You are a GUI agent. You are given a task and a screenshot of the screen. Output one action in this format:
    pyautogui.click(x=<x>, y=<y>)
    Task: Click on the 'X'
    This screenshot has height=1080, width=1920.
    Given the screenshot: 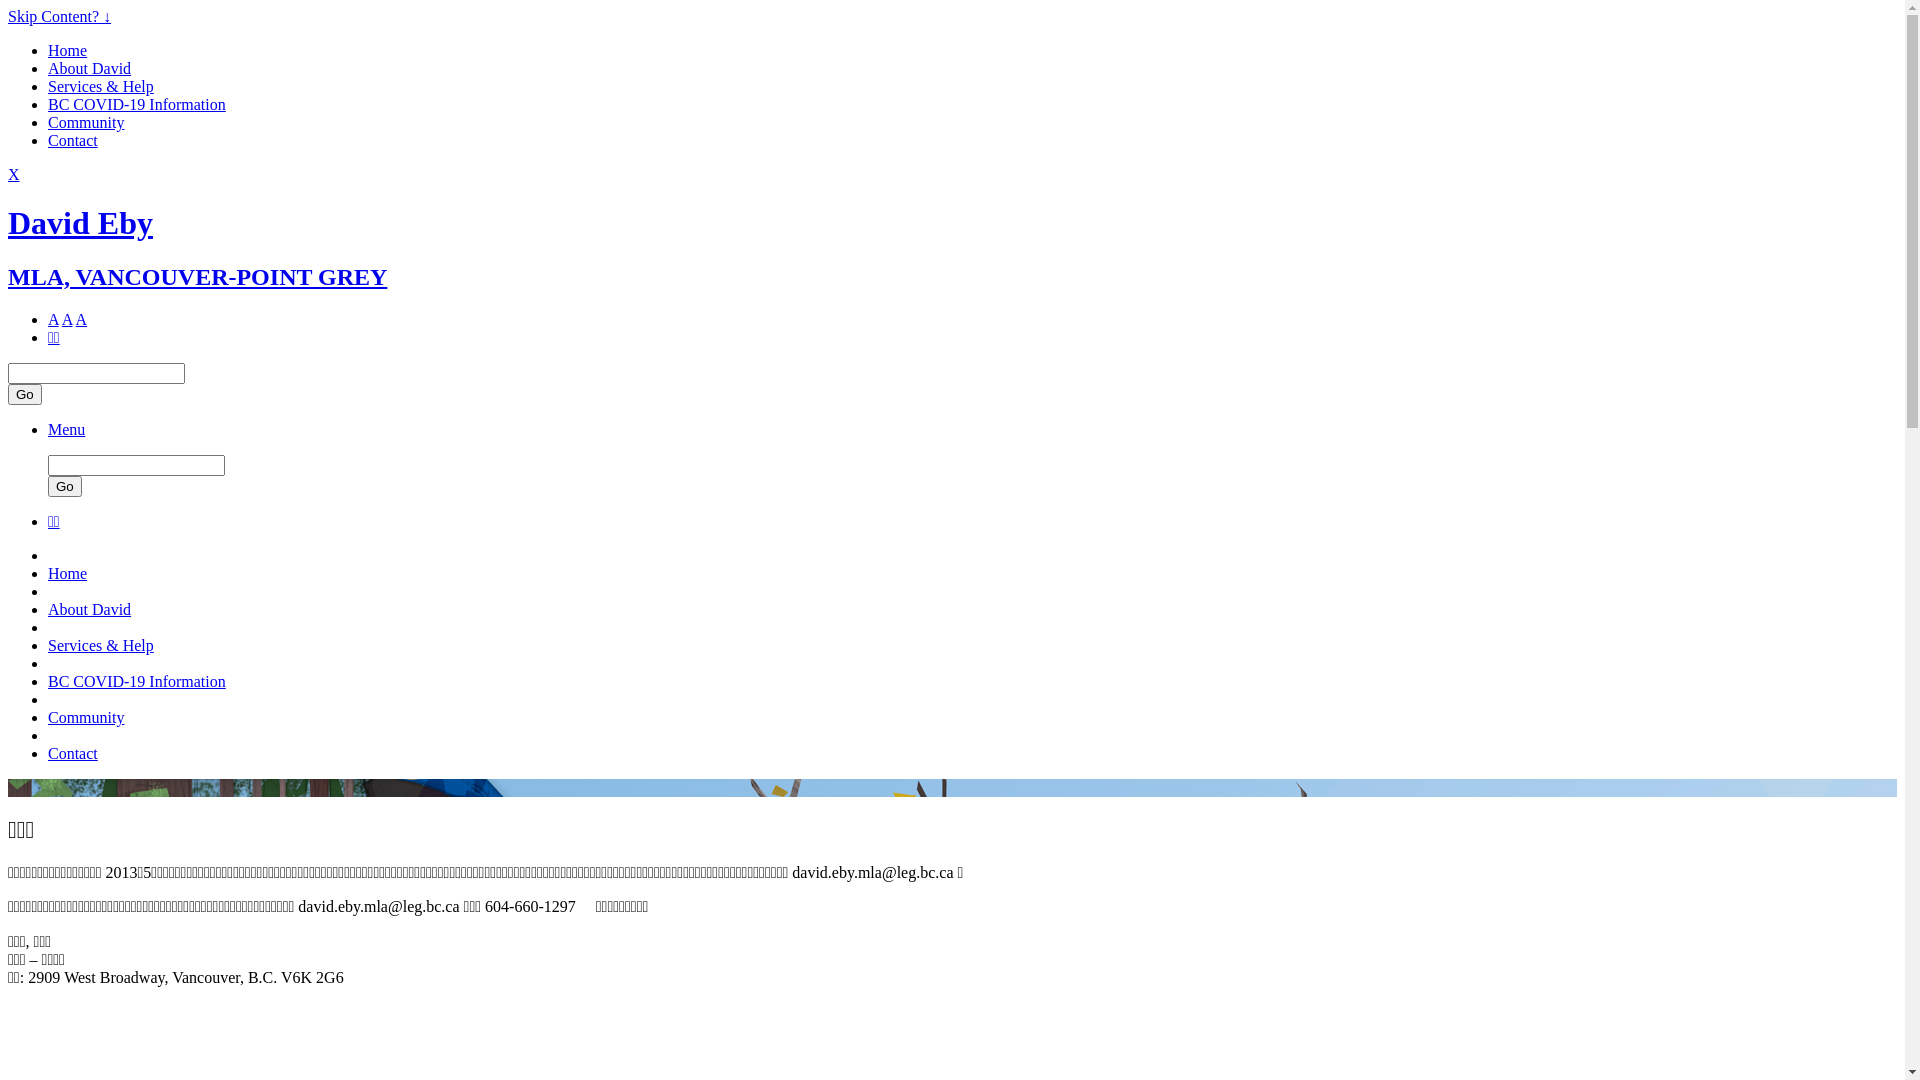 What is the action you would take?
    pyautogui.click(x=8, y=173)
    